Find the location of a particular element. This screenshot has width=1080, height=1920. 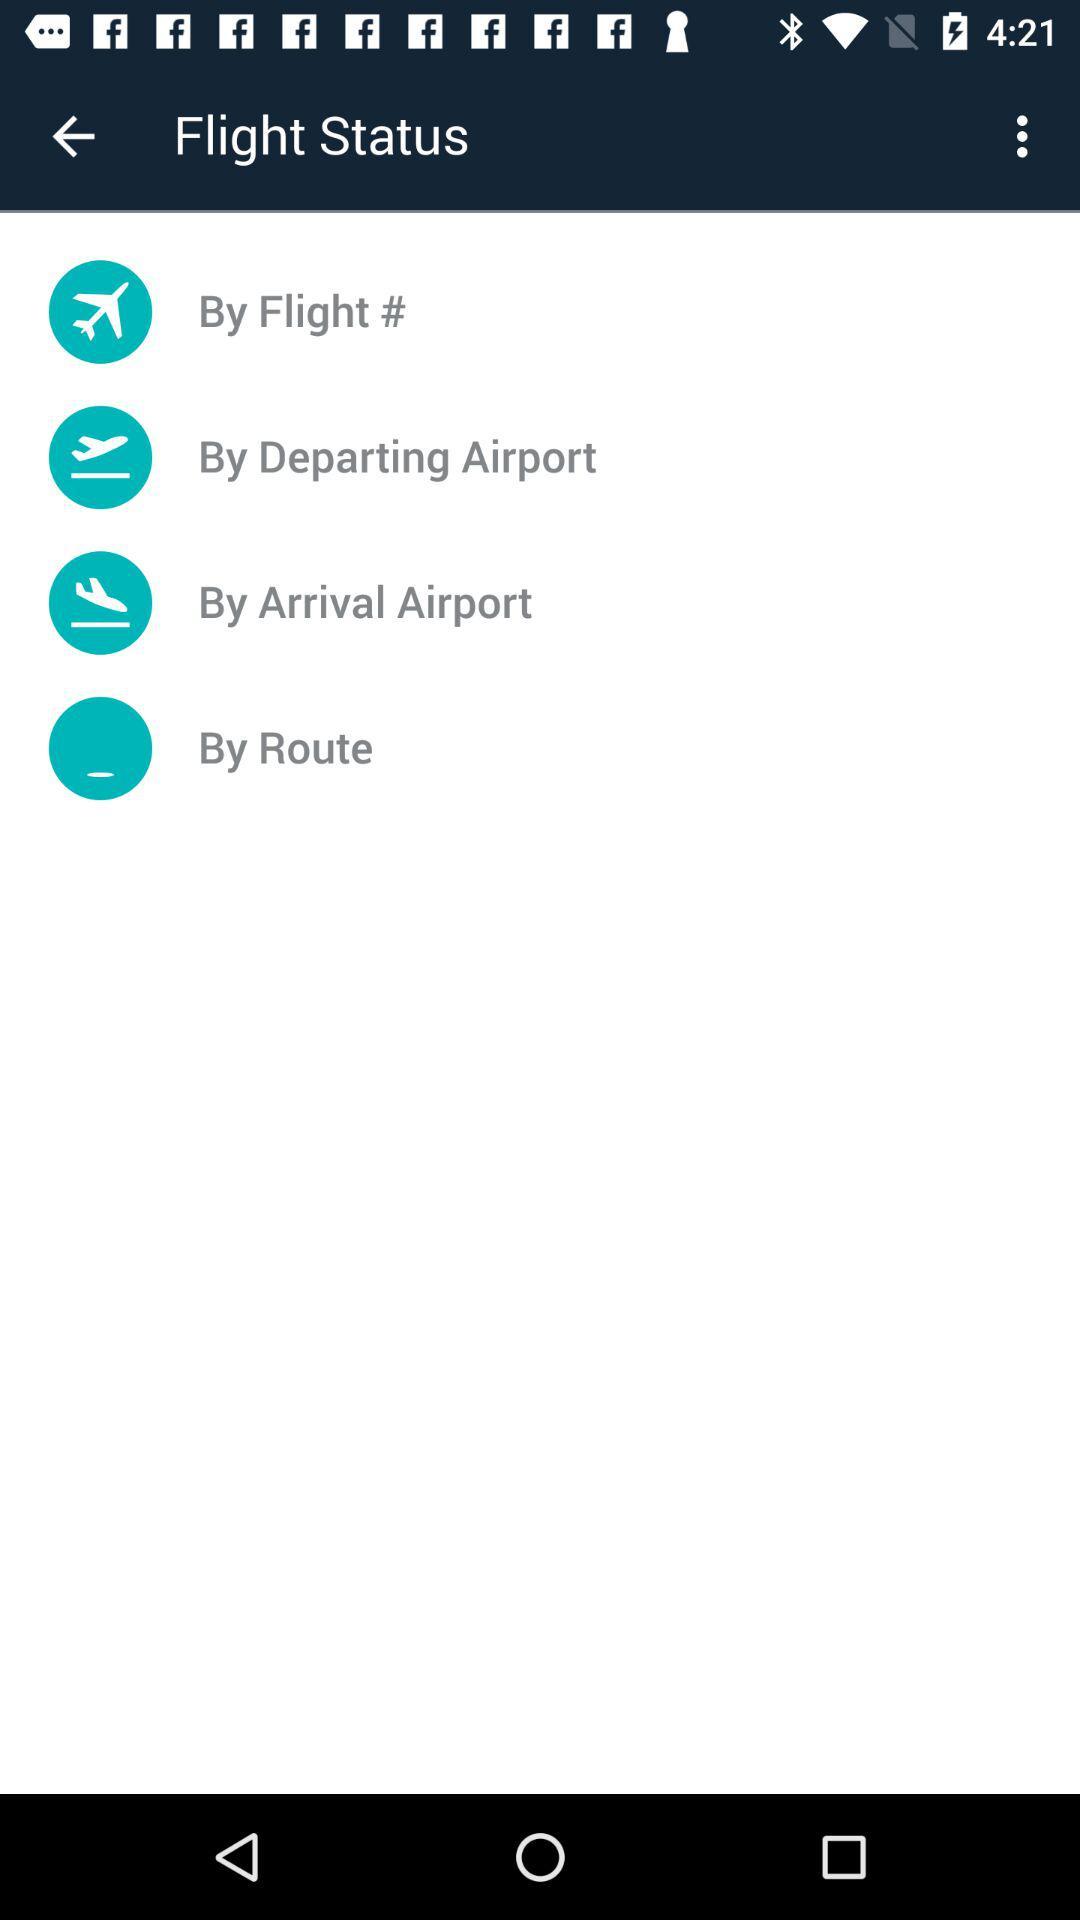

the image left to by flight is located at coordinates (100, 311).